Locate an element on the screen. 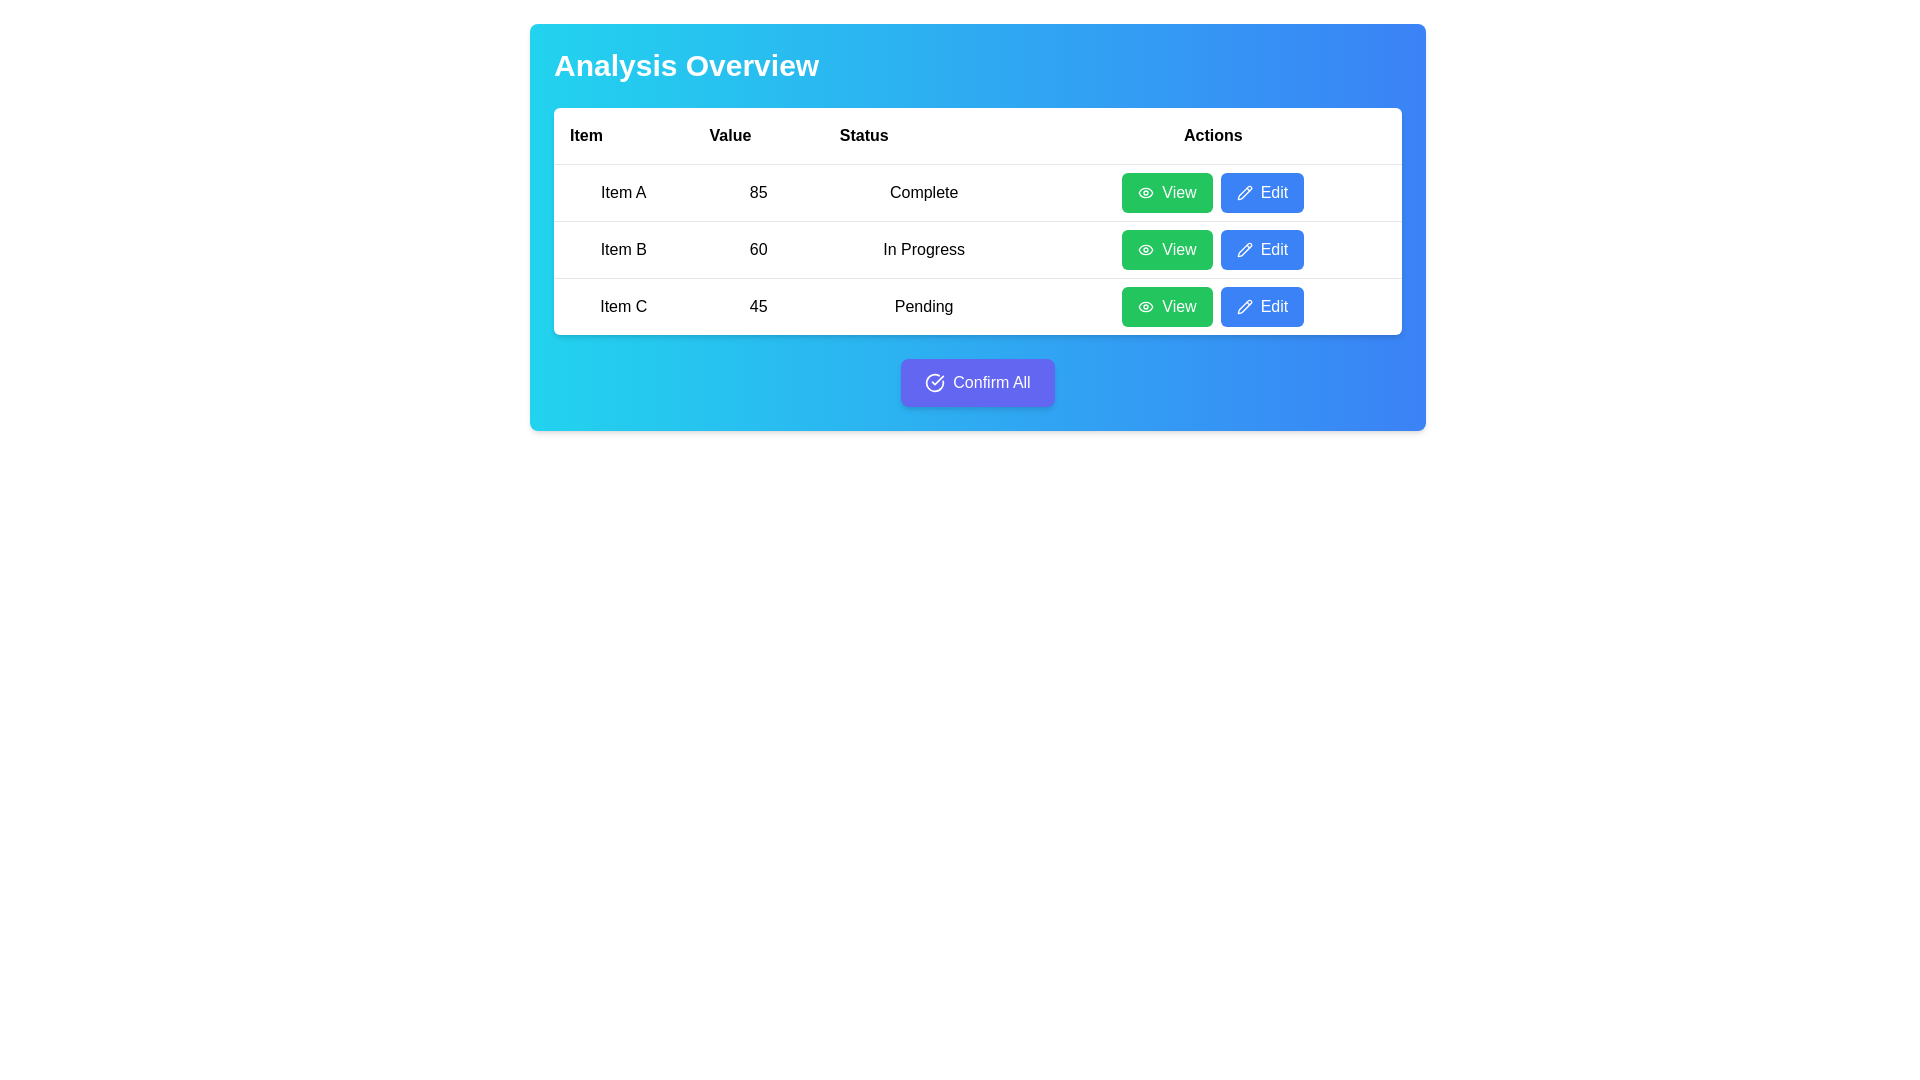 The height and width of the screenshot is (1080, 1920). the stylized eye icon in the 'View' button located in the 'Actions' cell of the first row corresponding to 'Item A' is located at coordinates (1146, 192).